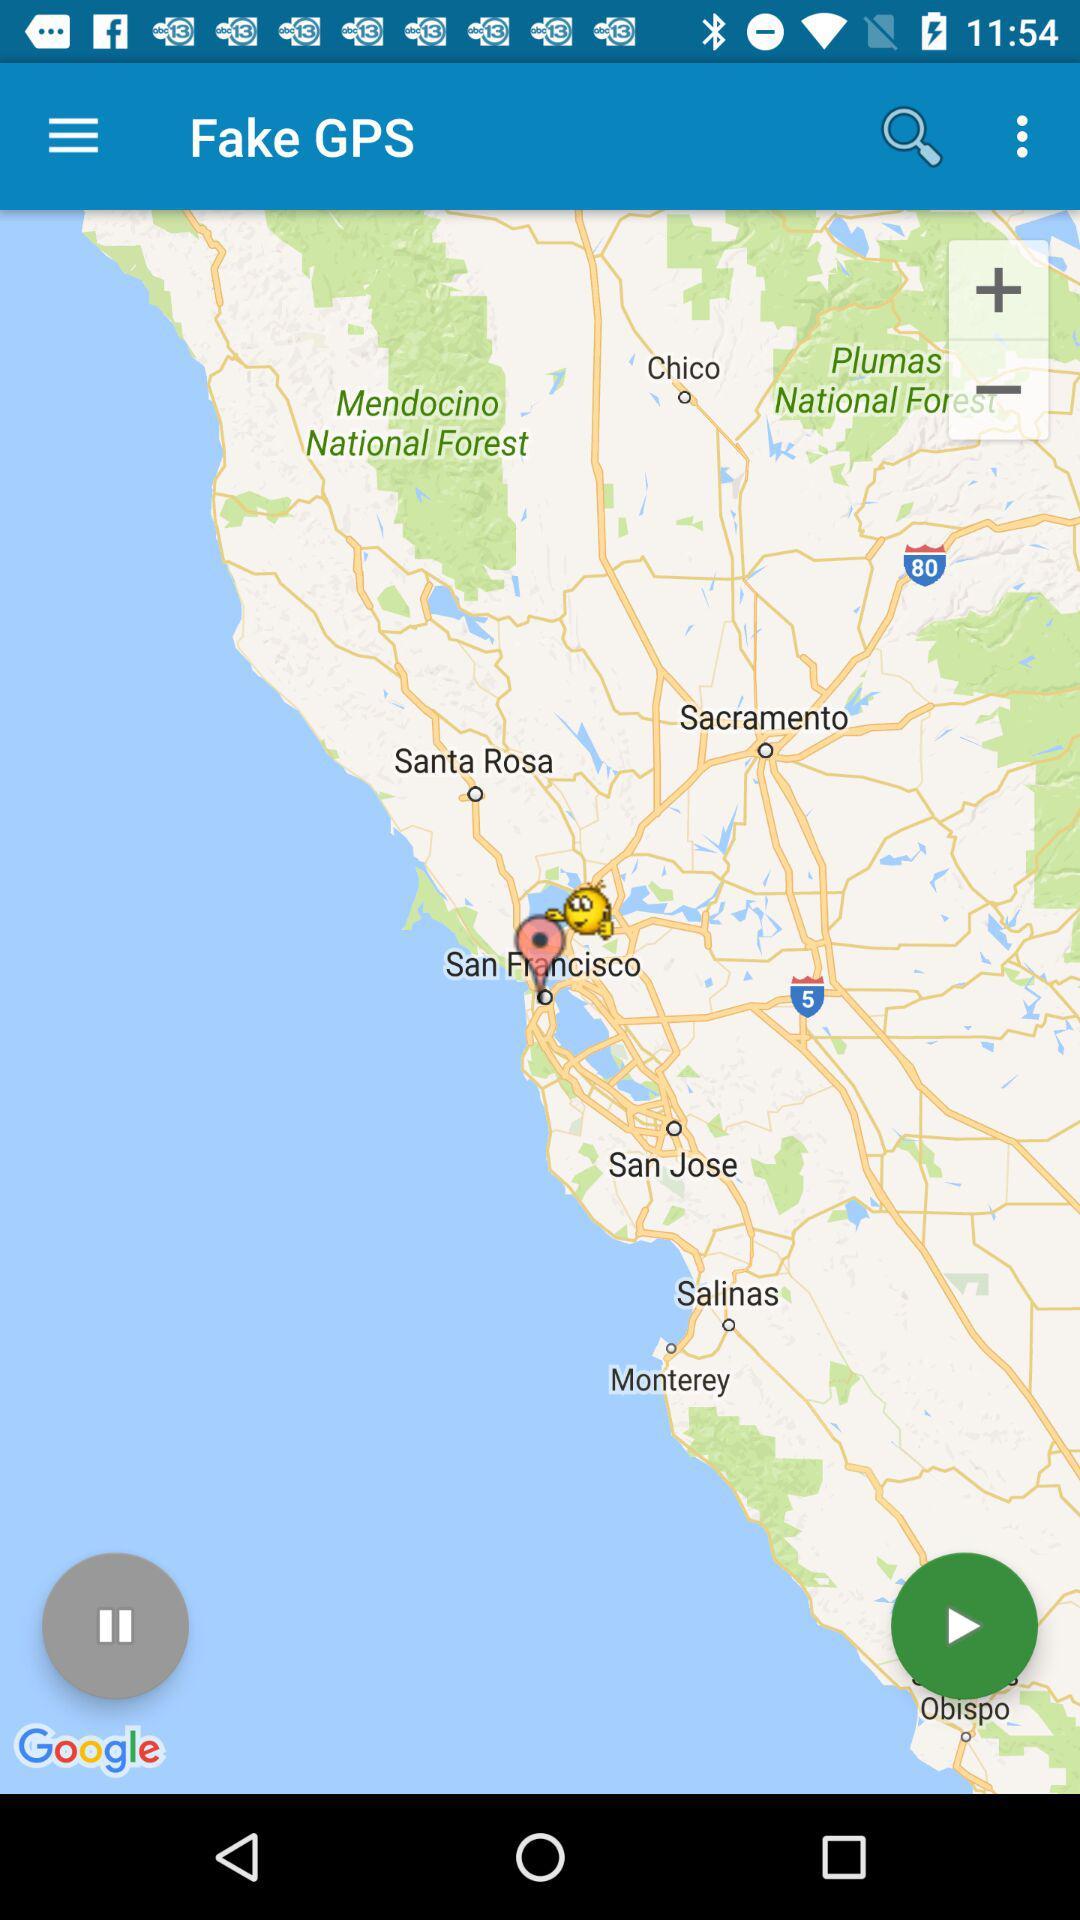 The image size is (1080, 1920). What do you see at coordinates (963, 1626) in the screenshot?
I see `the play icon` at bounding box center [963, 1626].